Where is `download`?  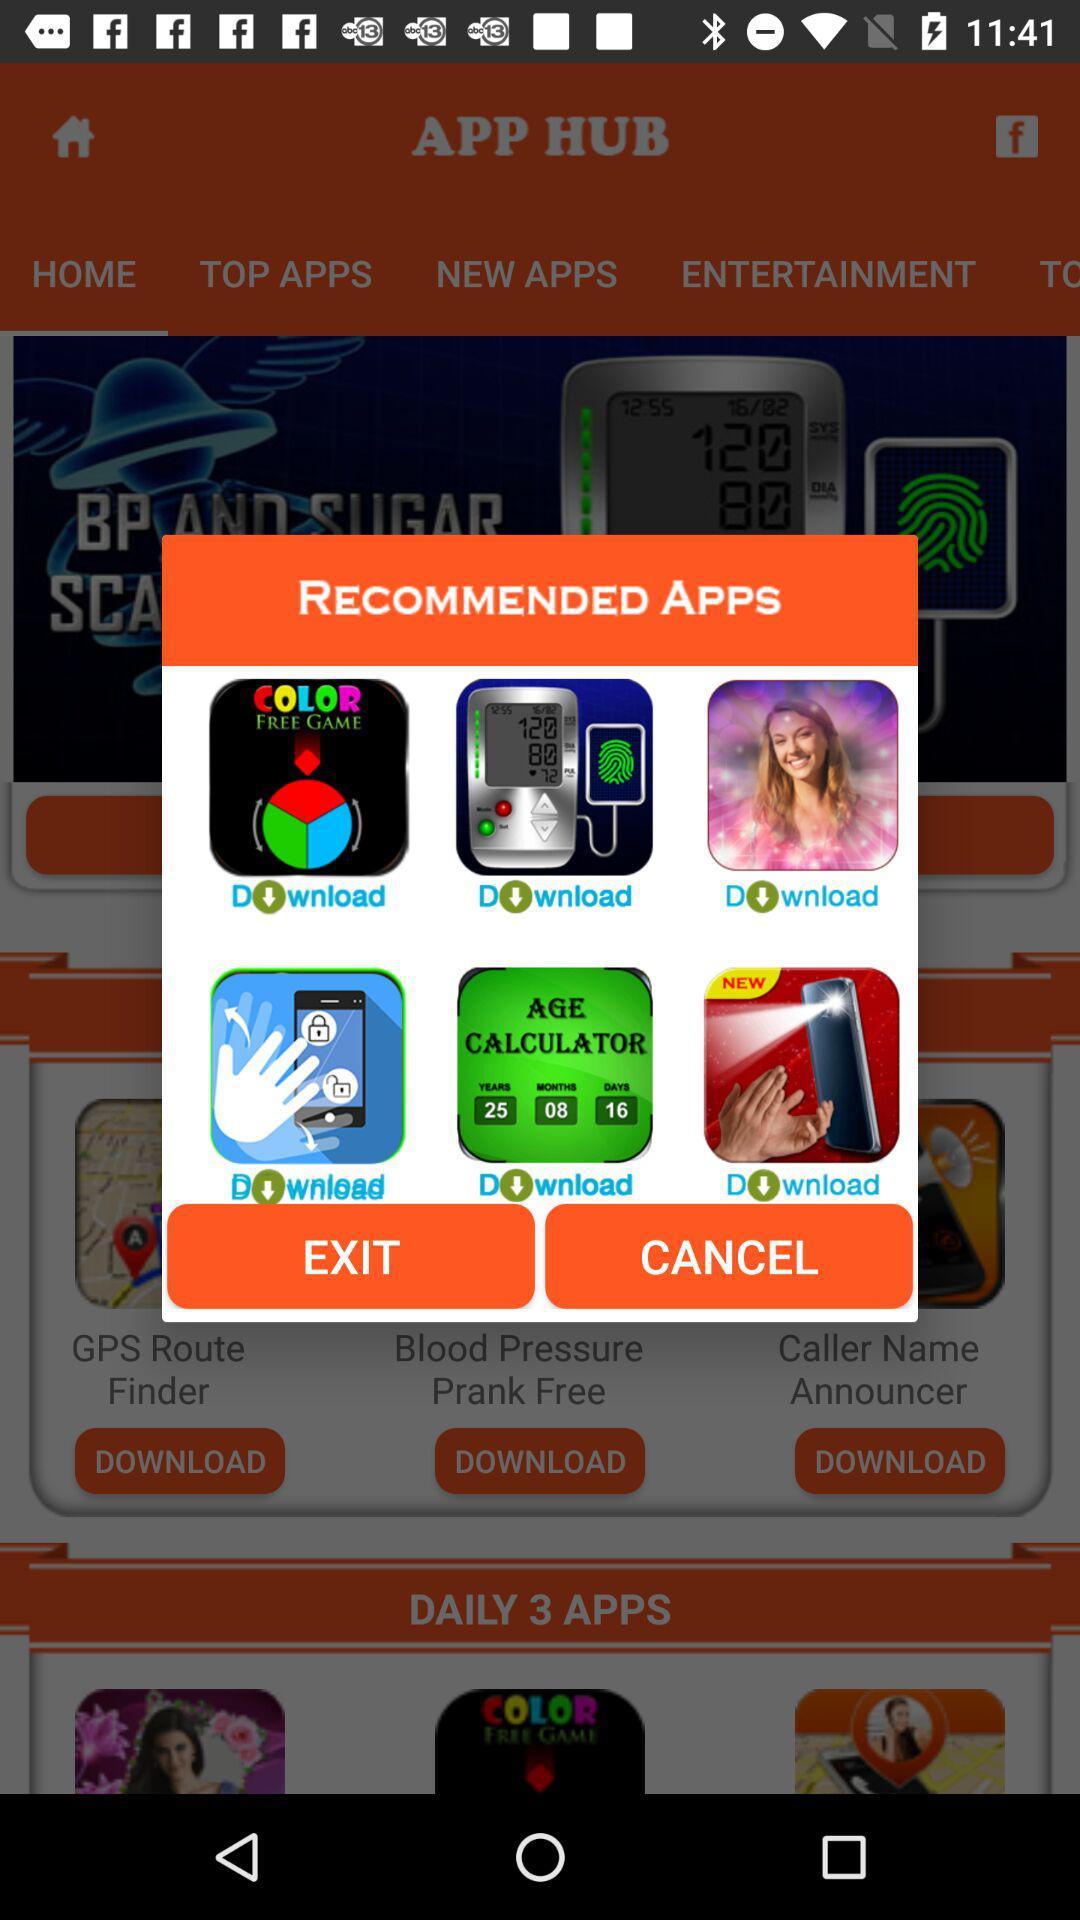 download is located at coordinates (785, 783).